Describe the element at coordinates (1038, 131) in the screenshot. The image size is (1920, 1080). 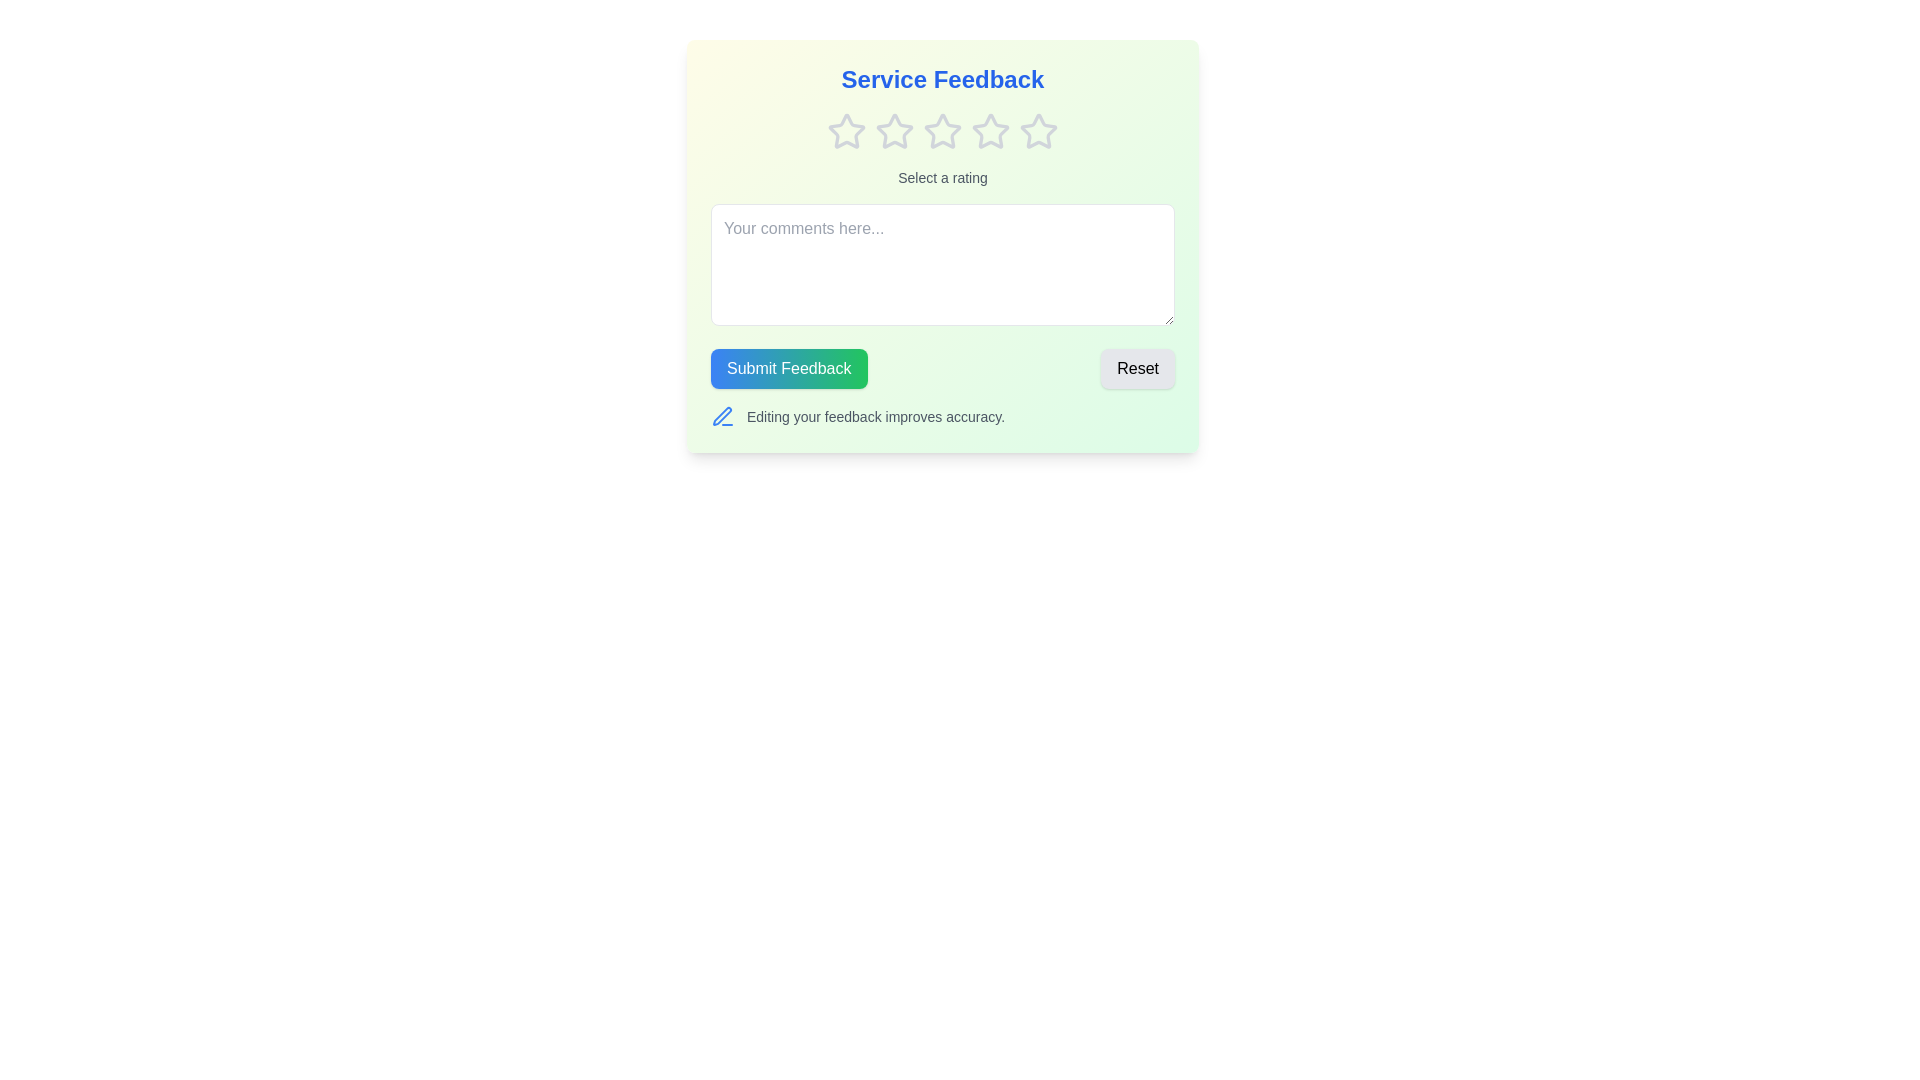
I see `the fifth star-shaped rating icon, which is light gray and positioned horizontally at the top of the feedback form` at that location.